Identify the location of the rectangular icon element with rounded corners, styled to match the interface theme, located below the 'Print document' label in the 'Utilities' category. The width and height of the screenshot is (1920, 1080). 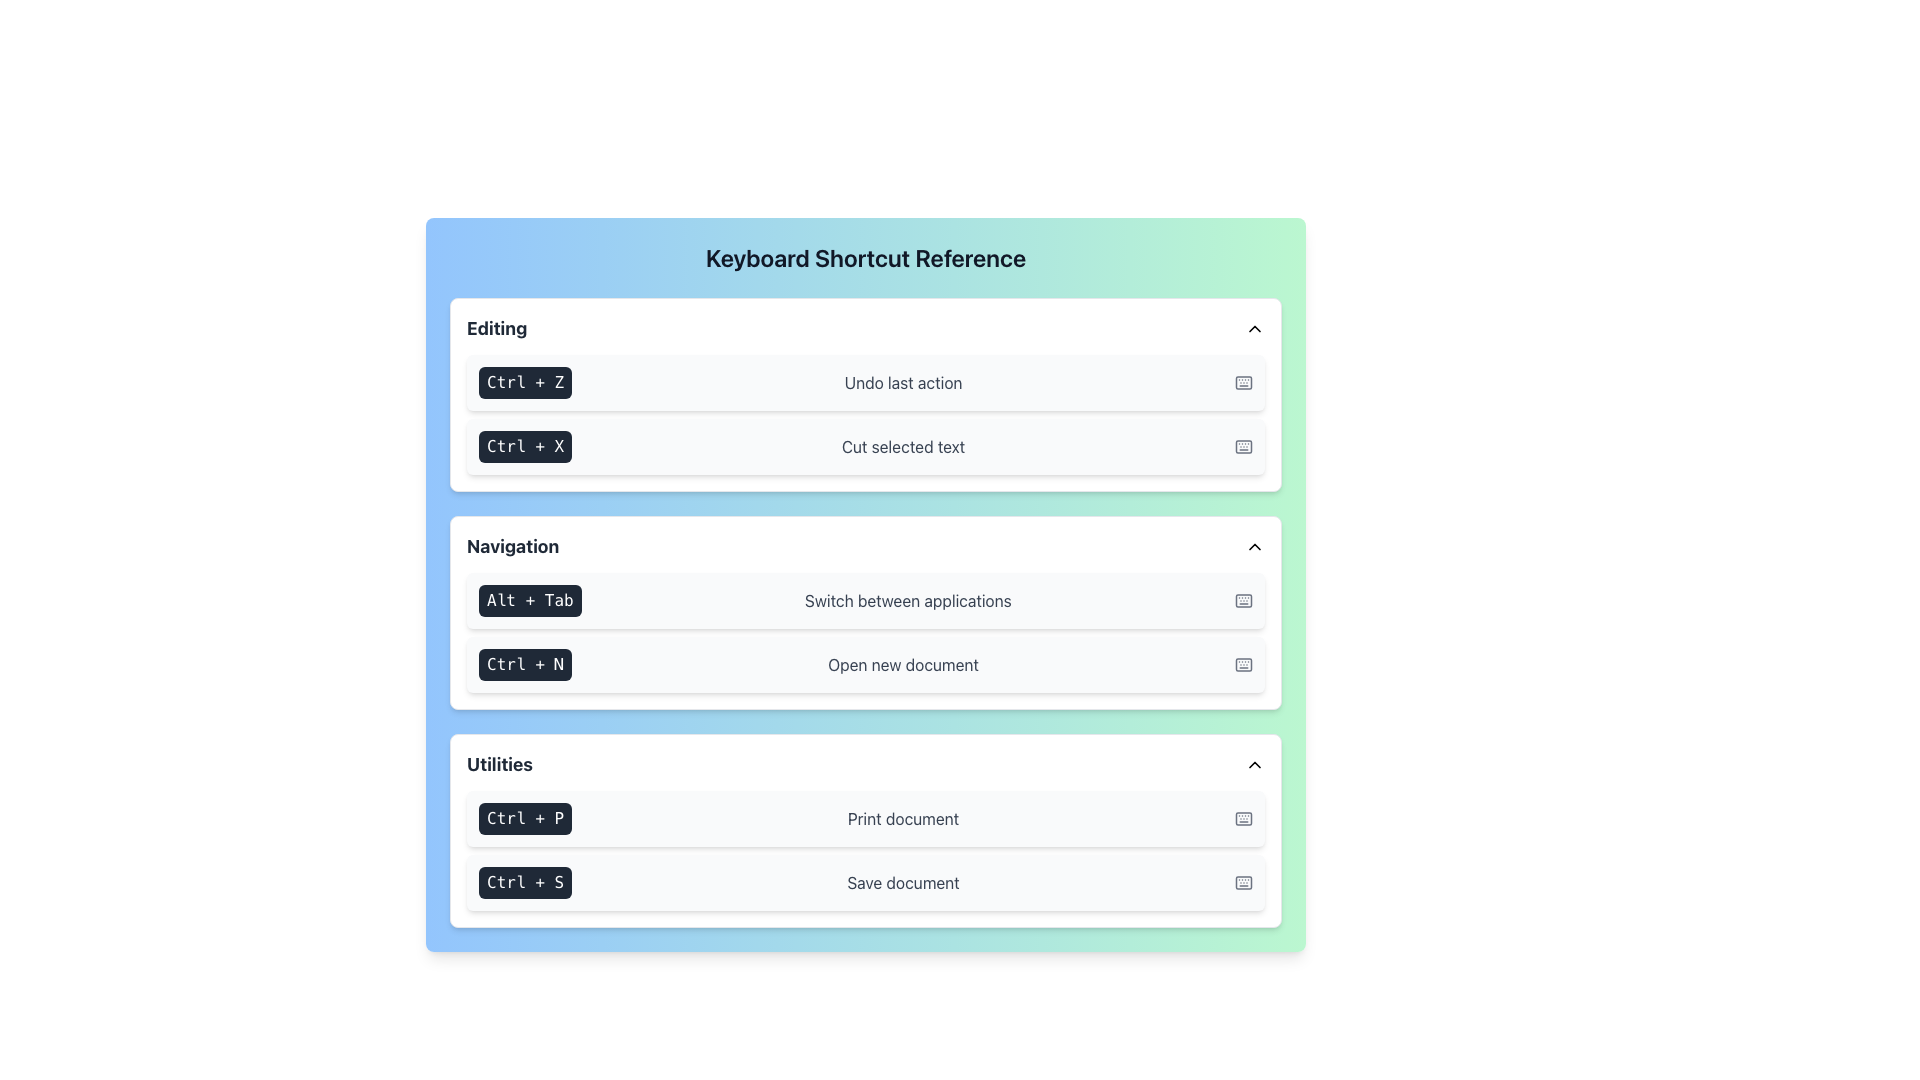
(1242, 818).